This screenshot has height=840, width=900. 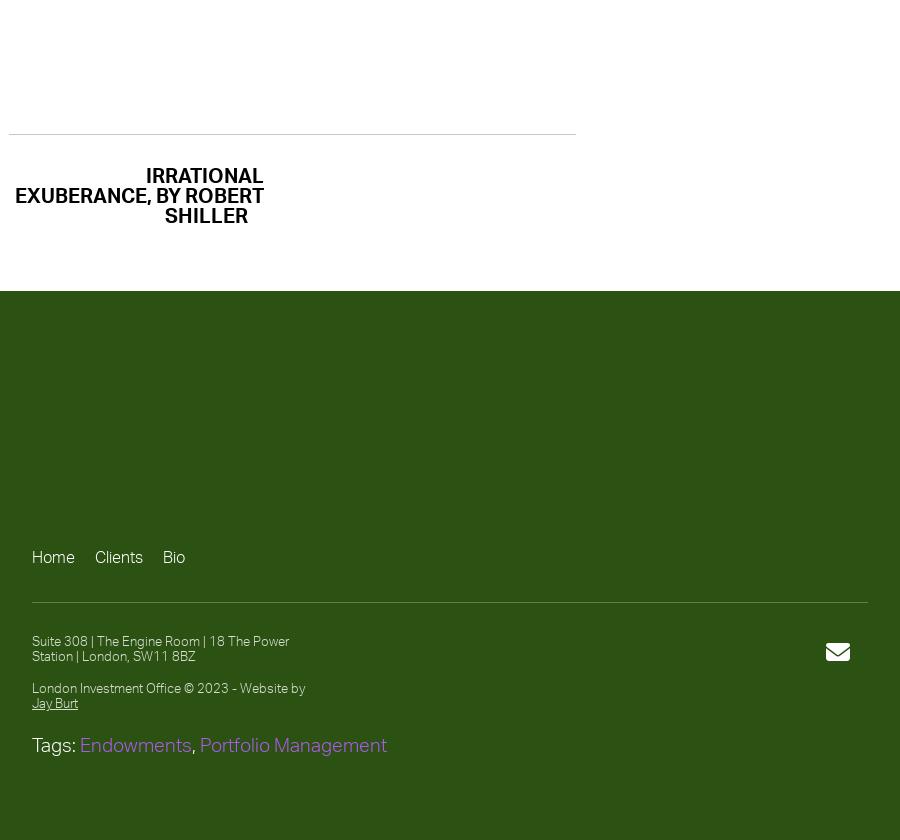 What do you see at coordinates (54, 745) in the screenshot?
I see `'Tags:'` at bounding box center [54, 745].